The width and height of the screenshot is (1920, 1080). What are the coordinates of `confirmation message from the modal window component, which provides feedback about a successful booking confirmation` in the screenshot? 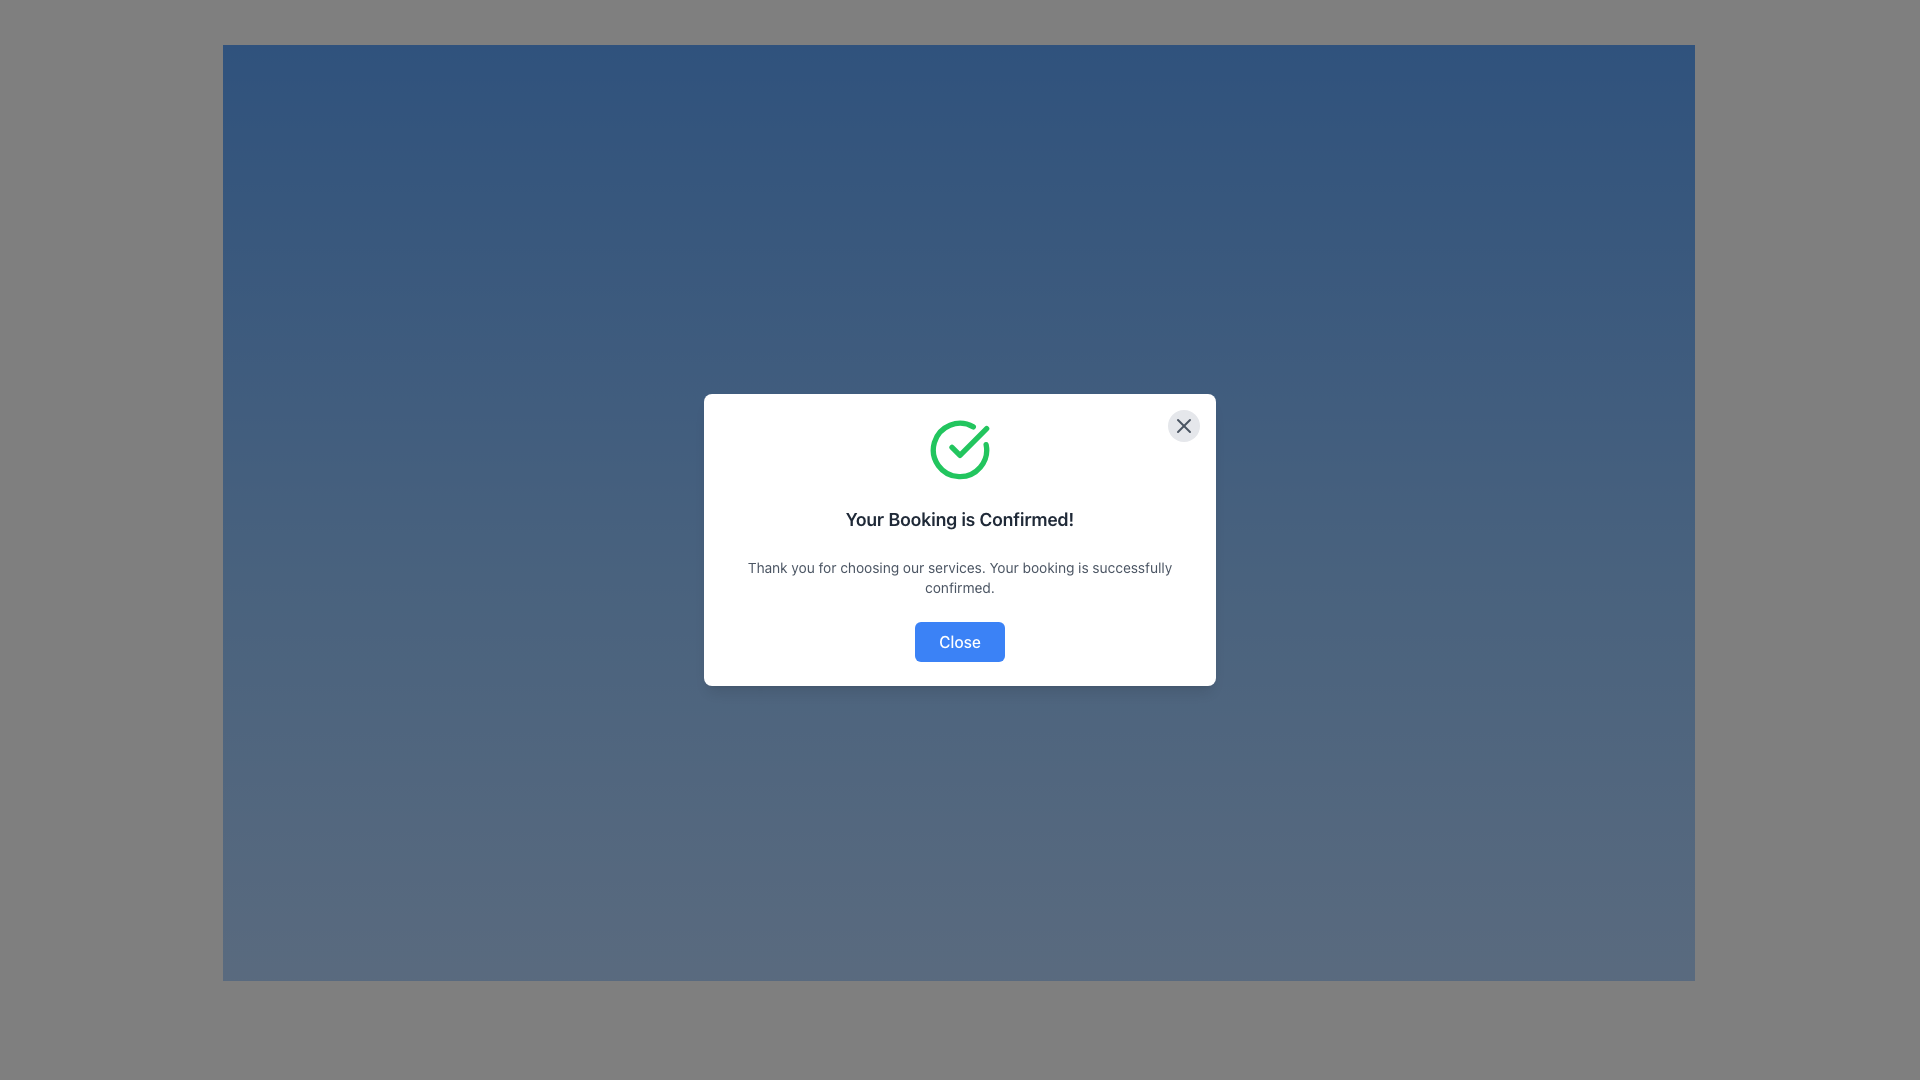 It's located at (960, 540).